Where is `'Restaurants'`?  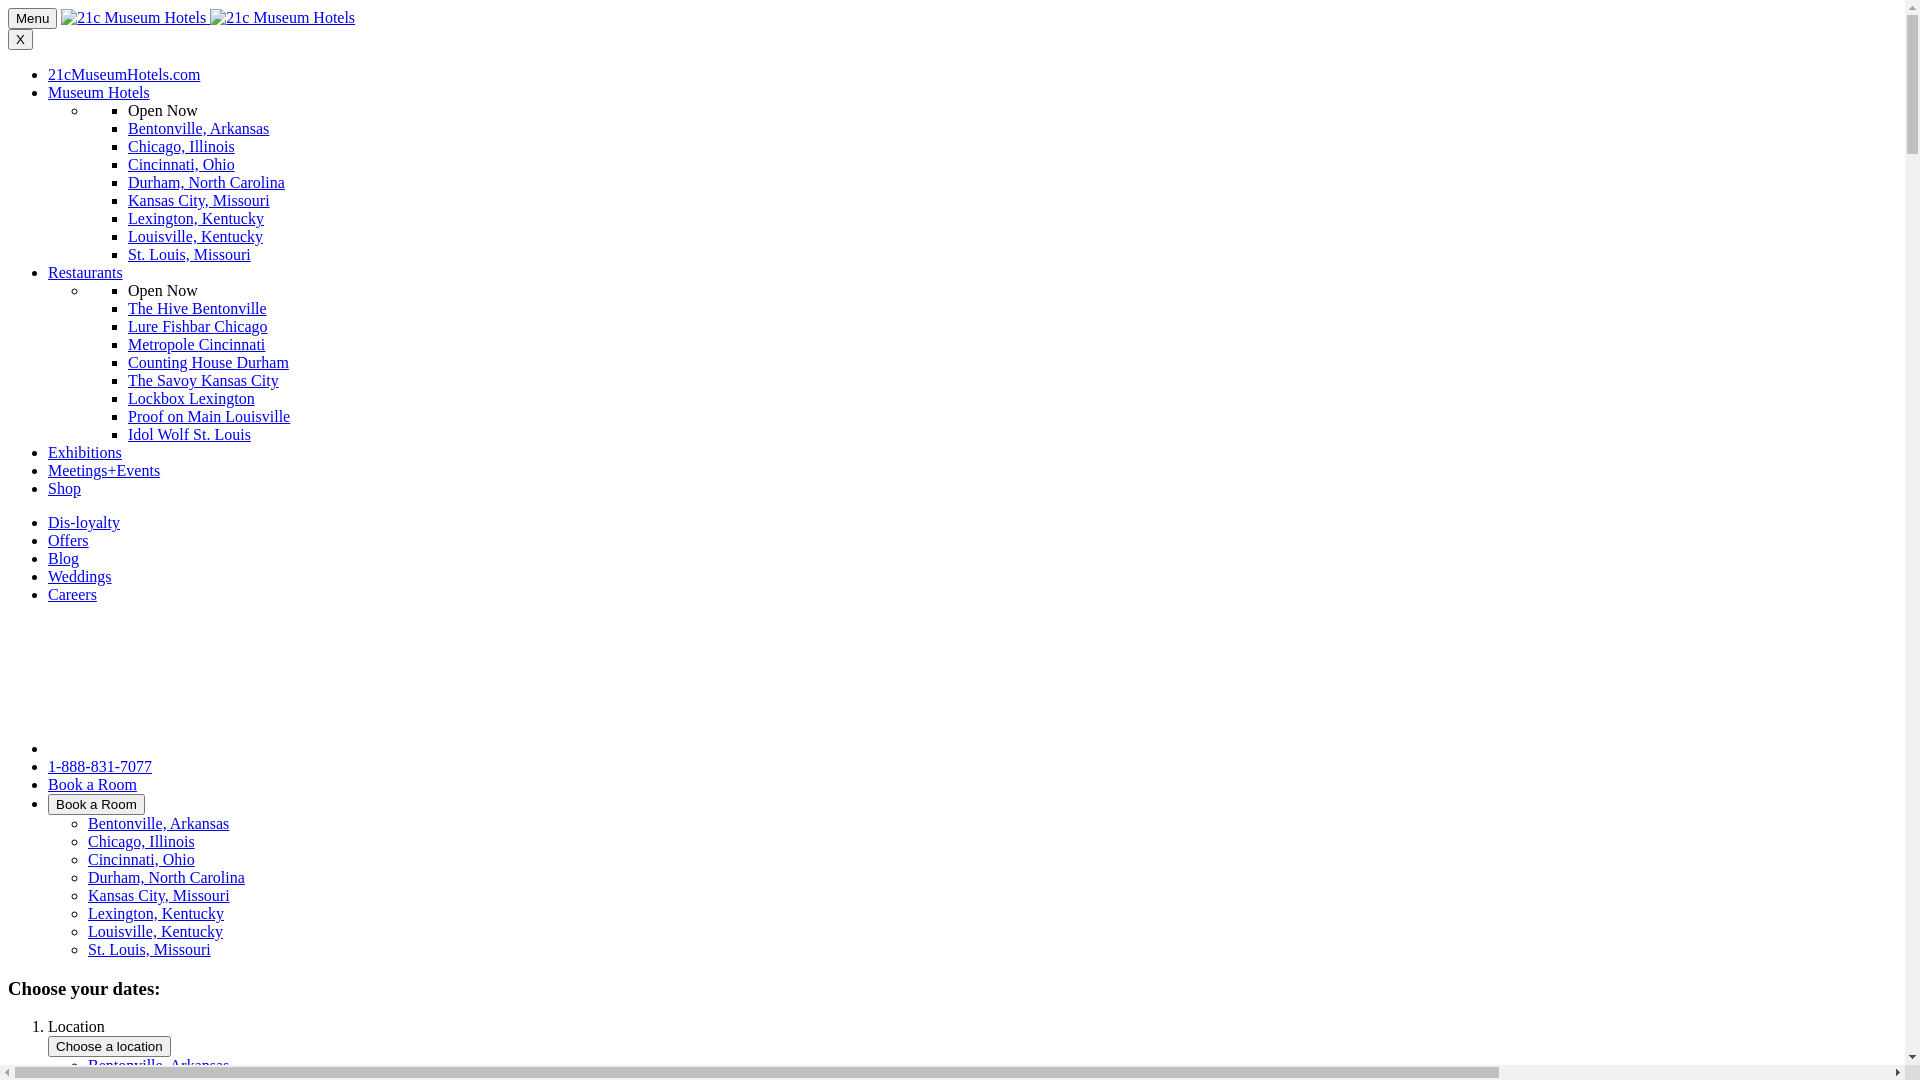
'Restaurants' is located at coordinates (84, 272).